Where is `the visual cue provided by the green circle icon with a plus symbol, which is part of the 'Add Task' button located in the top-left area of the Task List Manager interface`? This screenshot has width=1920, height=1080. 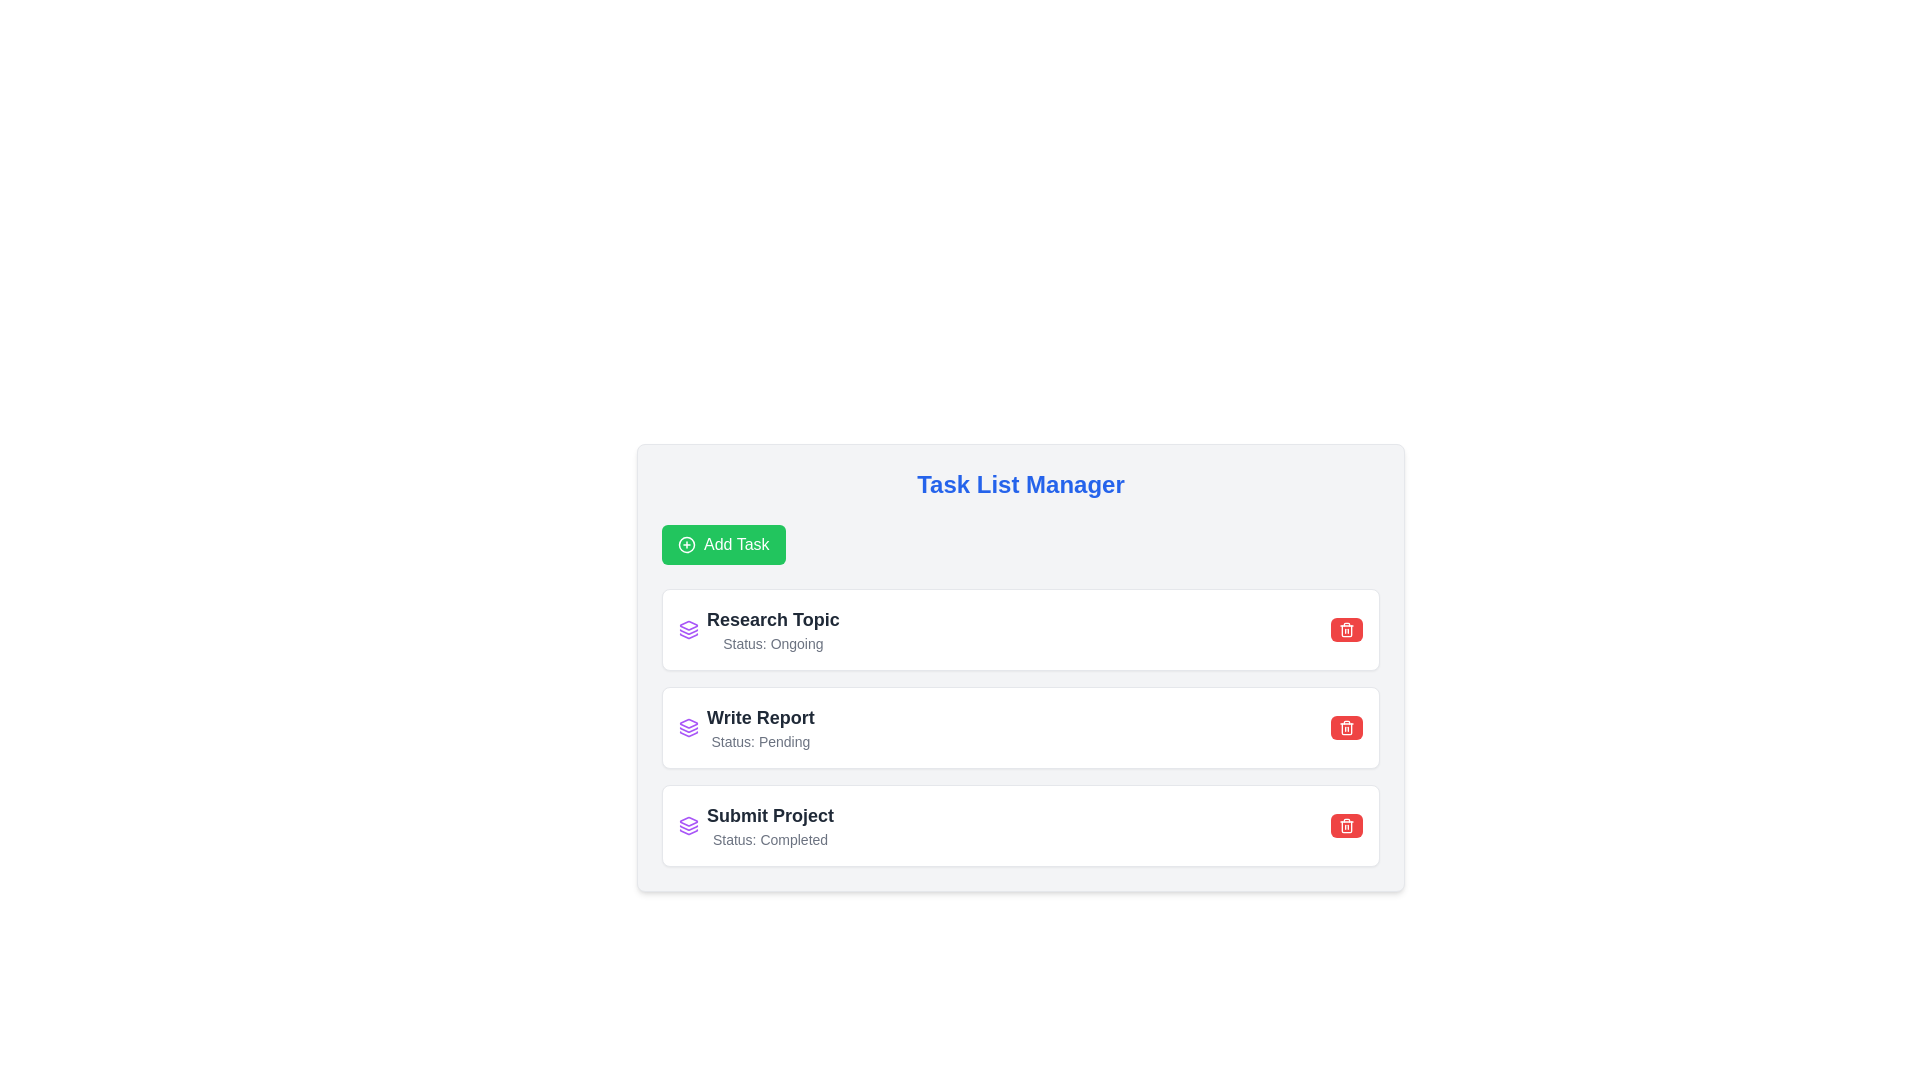 the visual cue provided by the green circle icon with a plus symbol, which is part of the 'Add Task' button located in the top-left area of the Task List Manager interface is located at coordinates (686, 544).